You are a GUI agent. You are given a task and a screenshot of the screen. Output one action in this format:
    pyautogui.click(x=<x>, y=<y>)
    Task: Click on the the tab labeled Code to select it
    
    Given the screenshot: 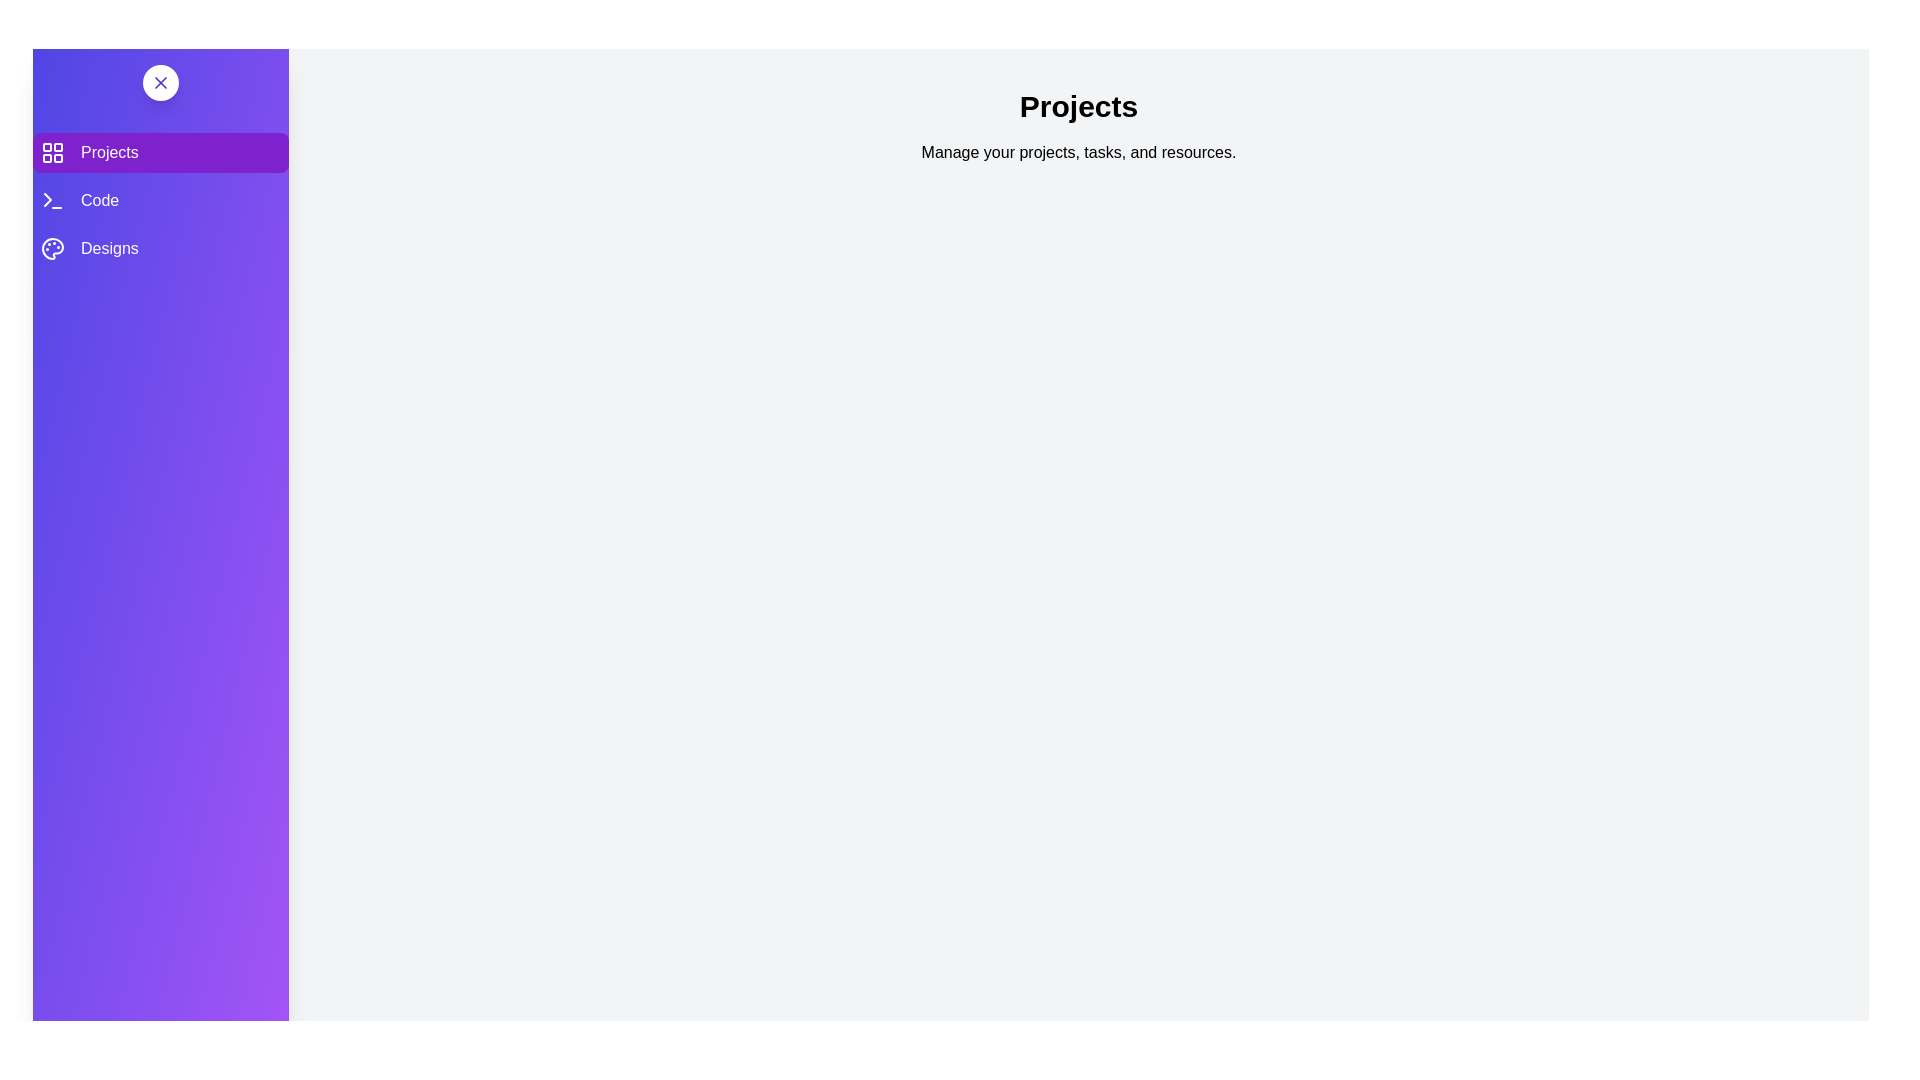 What is the action you would take?
    pyautogui.click(x=161, y=200)
    